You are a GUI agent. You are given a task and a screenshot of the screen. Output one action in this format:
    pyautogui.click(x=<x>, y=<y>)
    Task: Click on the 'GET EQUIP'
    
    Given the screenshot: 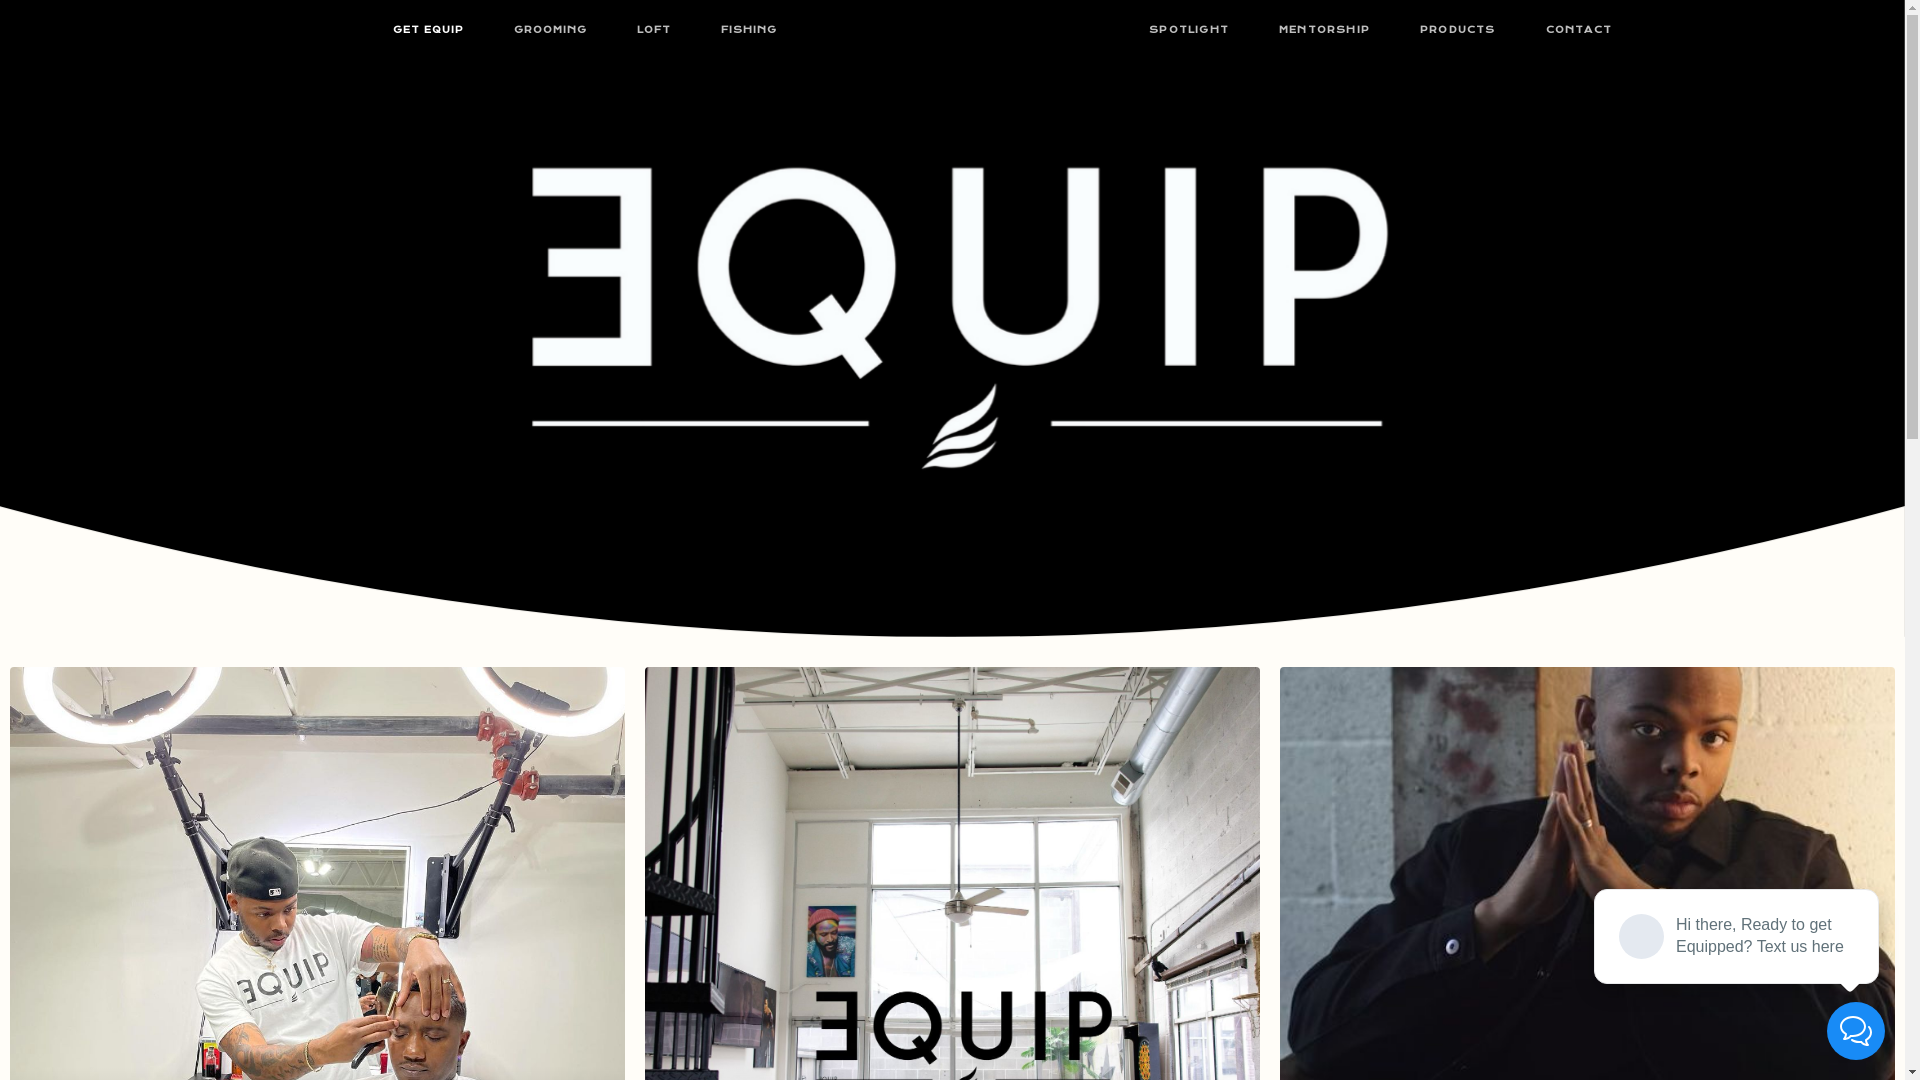 What is the action you would take?
    pyautogui.click(x=427, y=30)
    